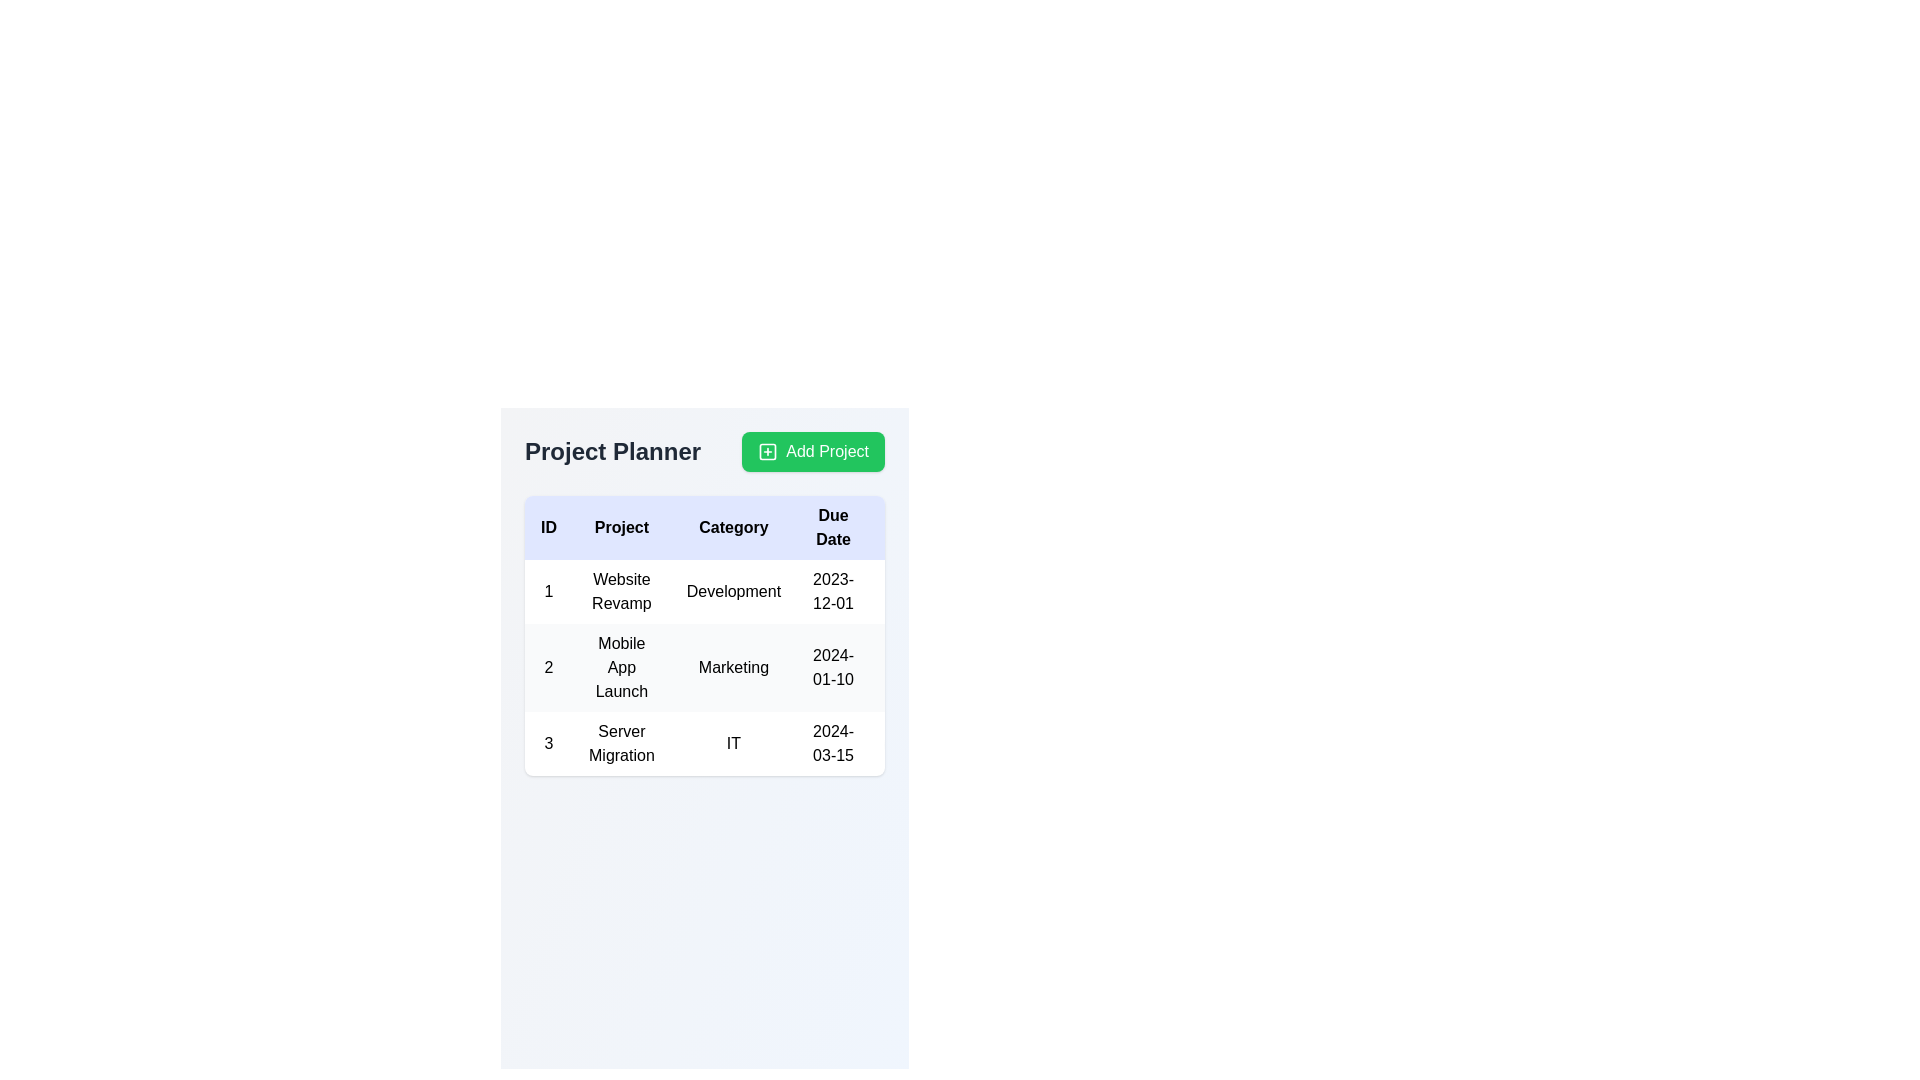 The width and height of the screenshot is (1920, 1080). Describe the element at coordinates (548, 667) in the screenshot. I see `text label element displaying the digit '2' located in the first column under the 'ID' header in the project management table` at that location.